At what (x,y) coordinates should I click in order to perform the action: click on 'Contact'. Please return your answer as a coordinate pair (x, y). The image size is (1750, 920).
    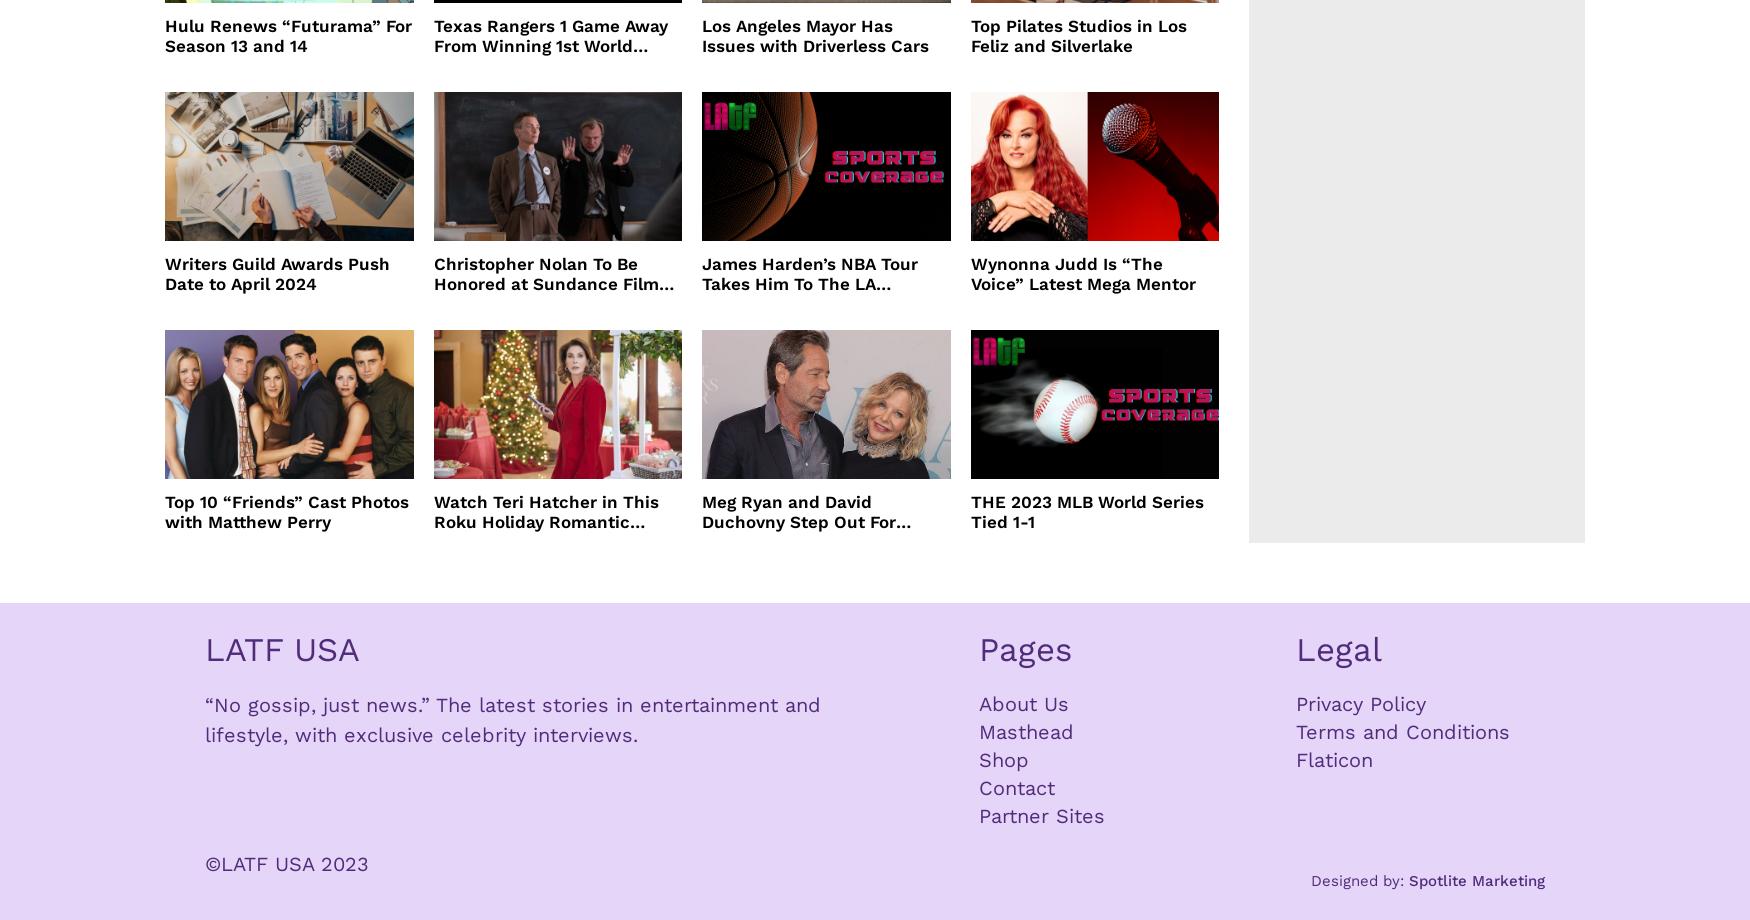
    Looking at the image, I should click on (1015, 786).